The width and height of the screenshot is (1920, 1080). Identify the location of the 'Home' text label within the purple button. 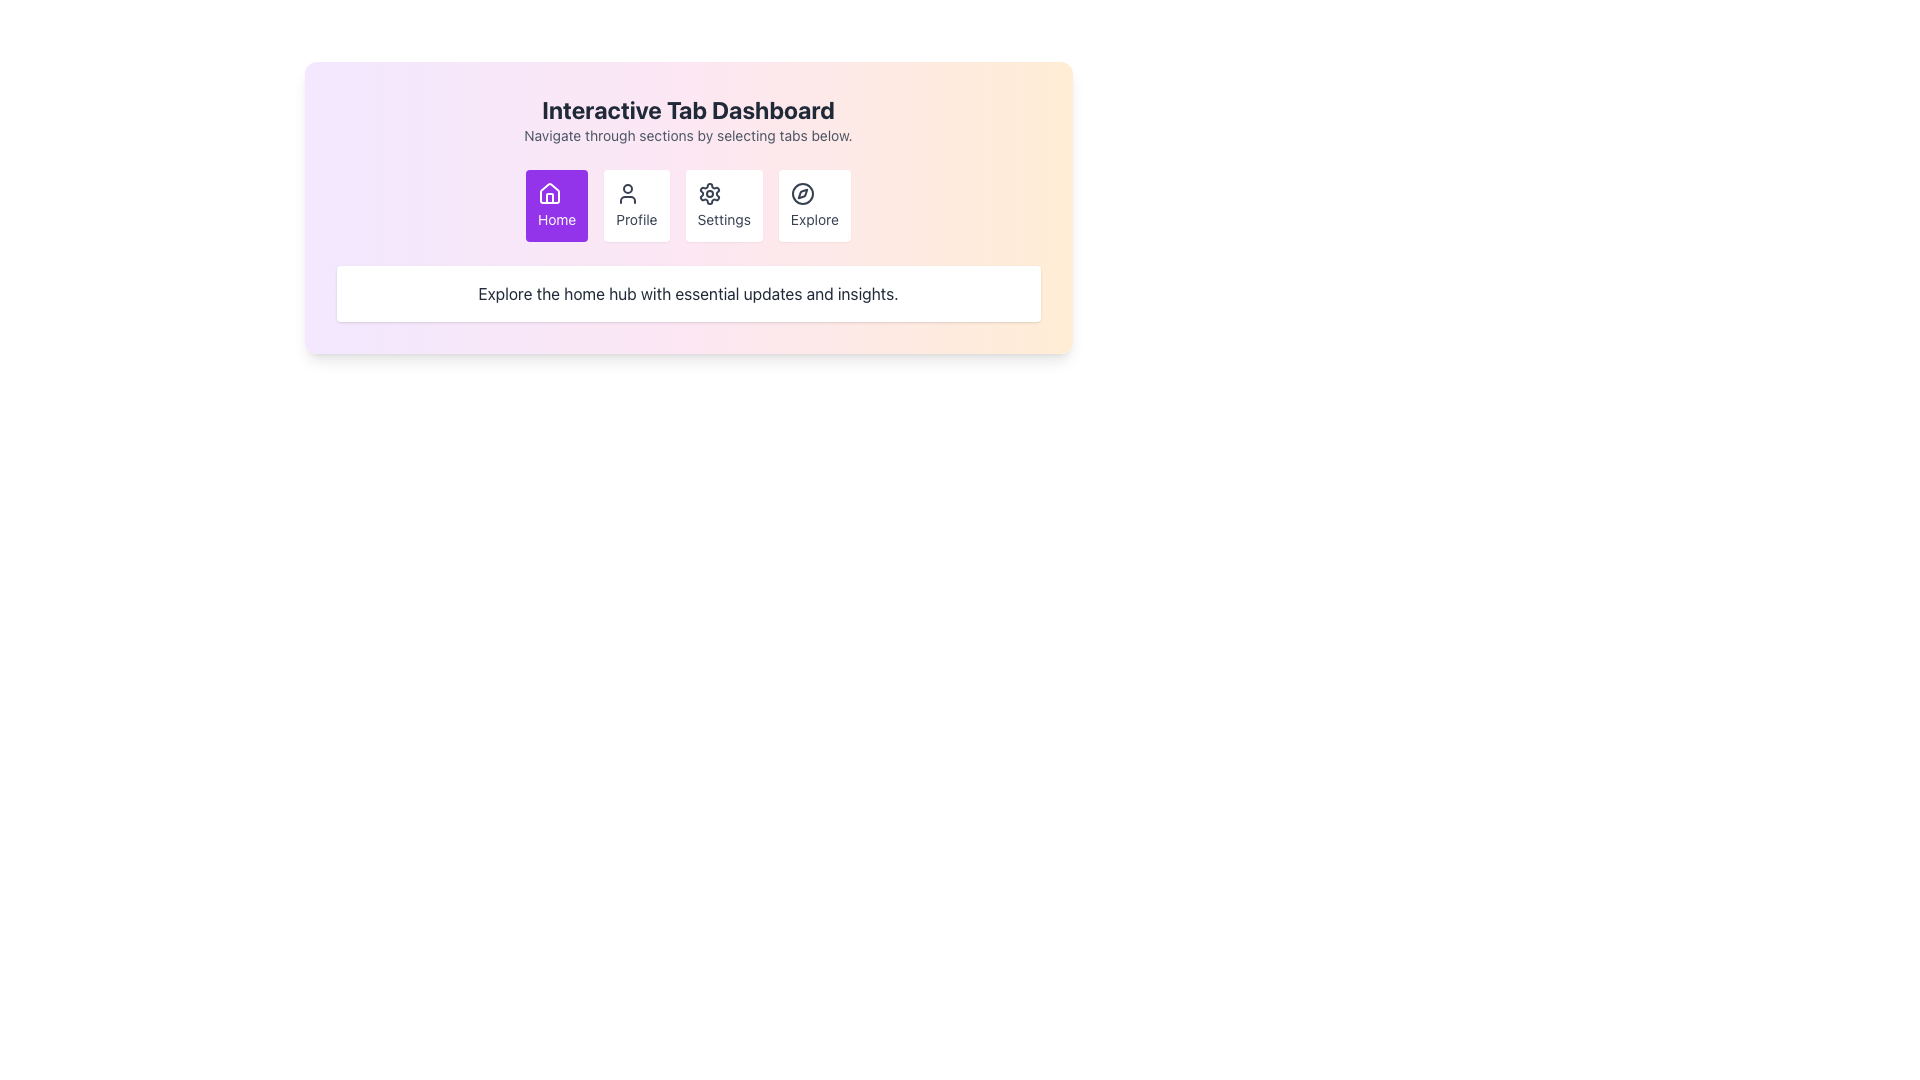
(557, 219).